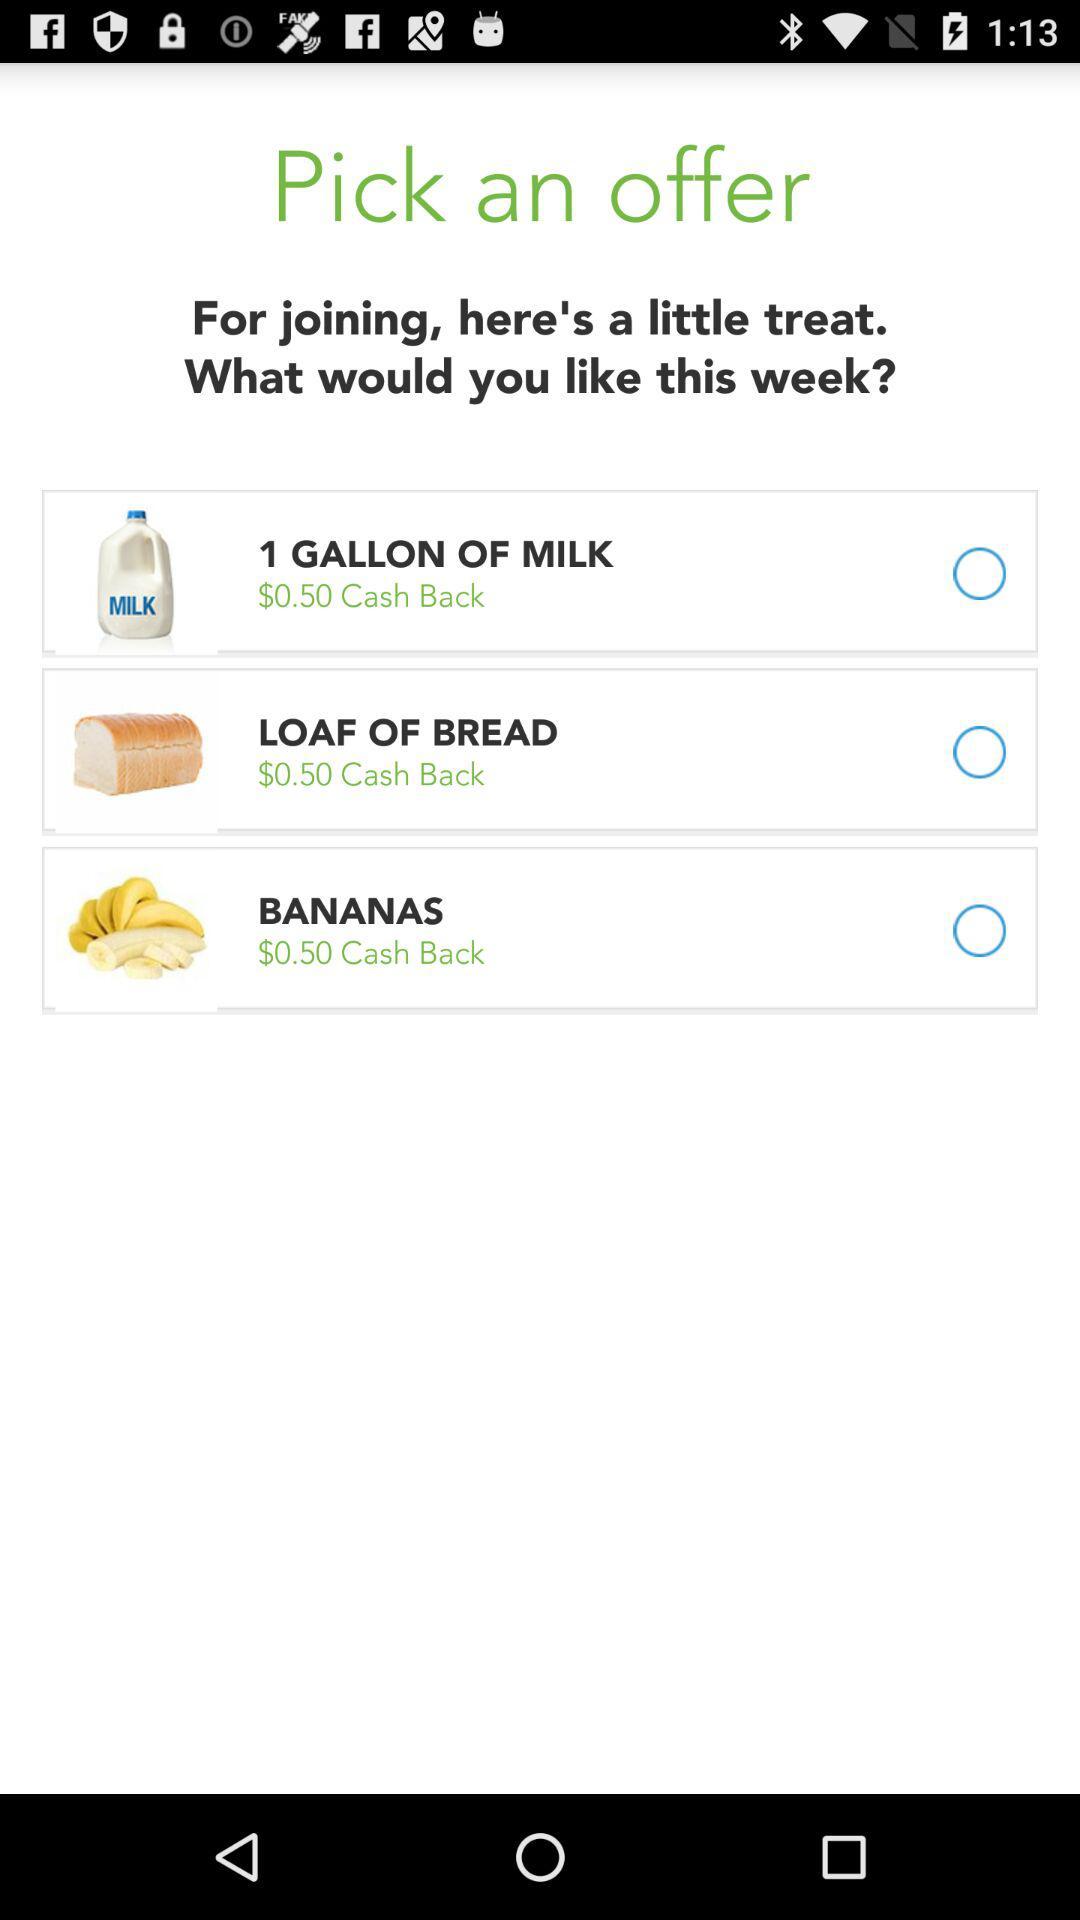 The width and height of the screenshot is (1080, 1920). Describe the element at coordinates (439, 554) in the screenshot. I see `the 1 gallon of` at that location.